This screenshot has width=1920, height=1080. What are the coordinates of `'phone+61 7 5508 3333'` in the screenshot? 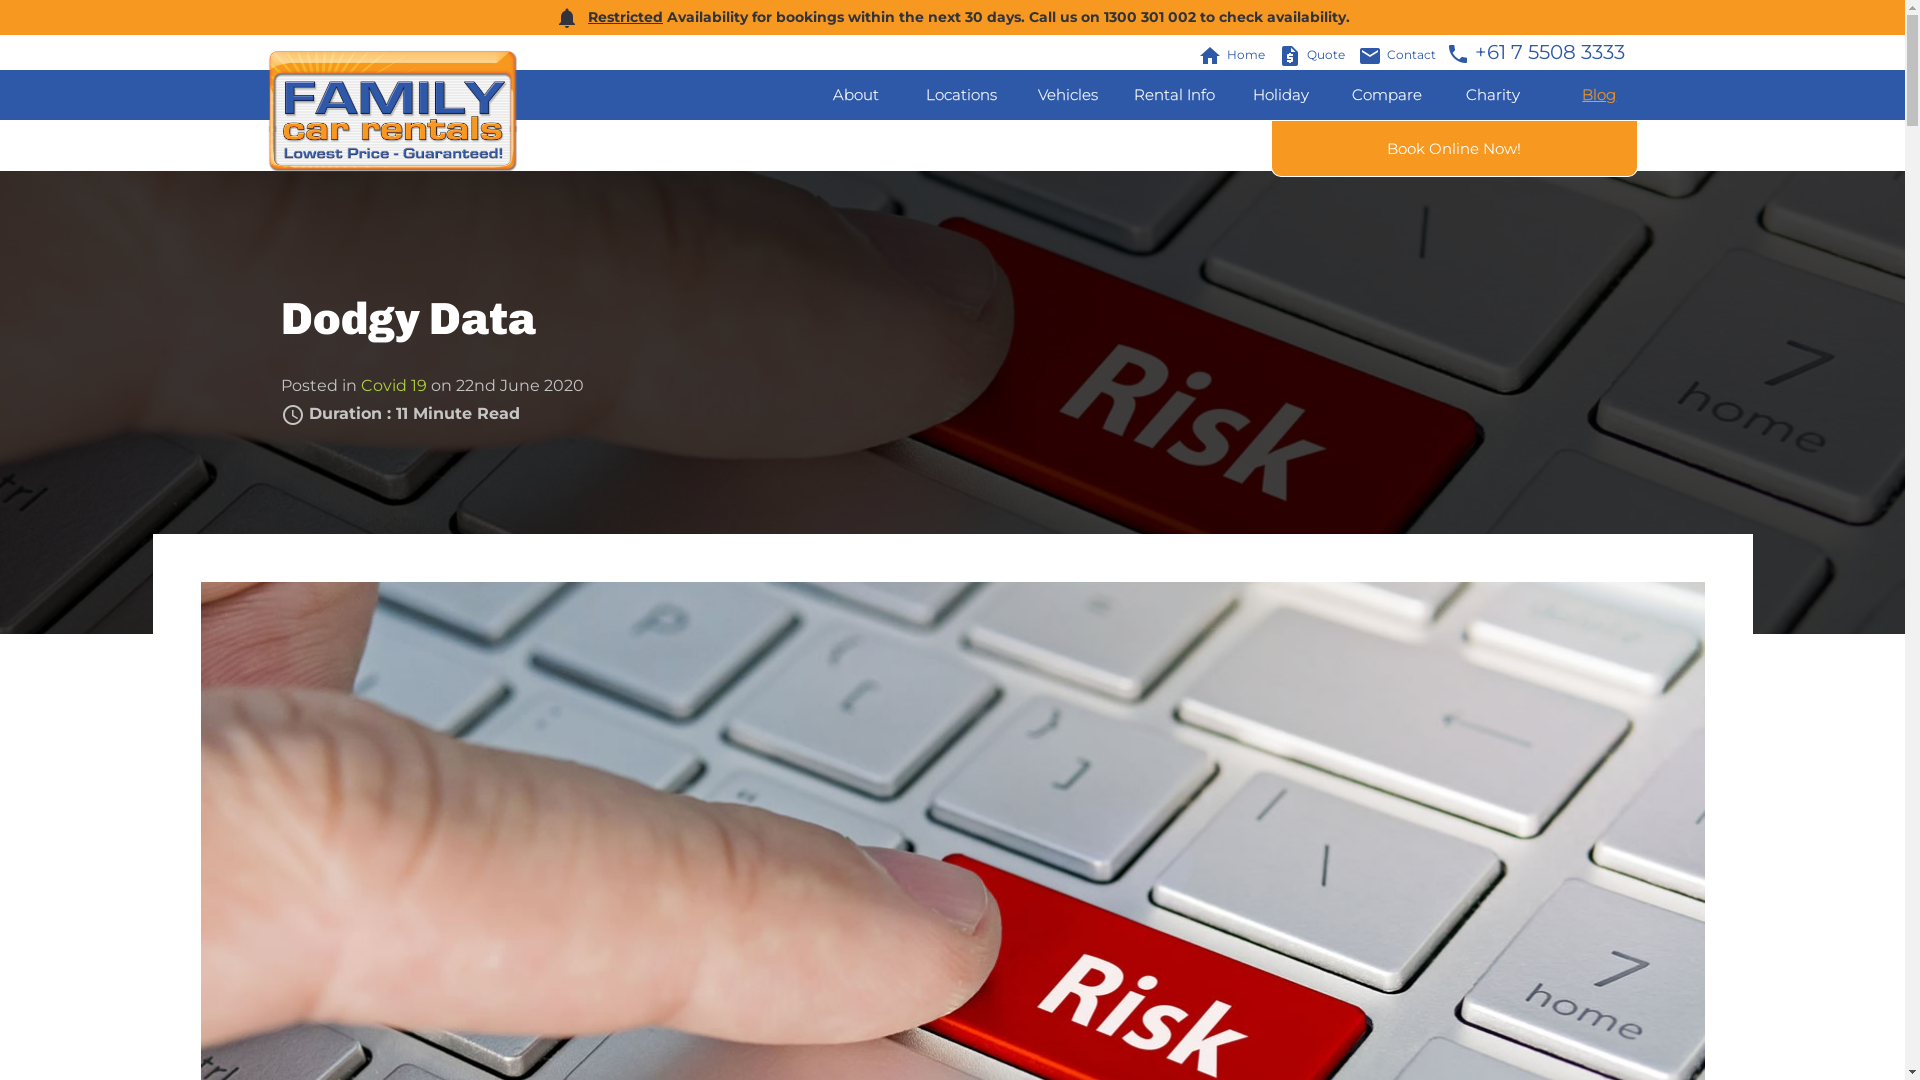 It's located at (1534, 50).